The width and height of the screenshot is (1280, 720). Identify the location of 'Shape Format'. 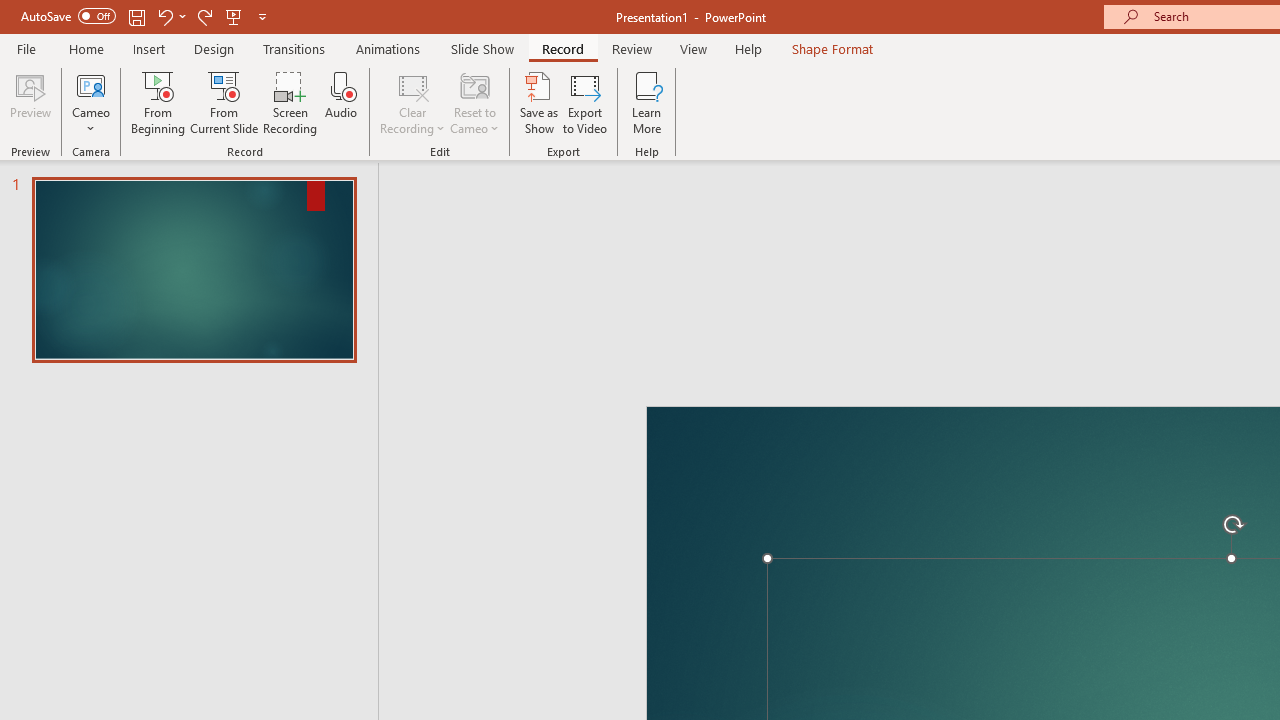
(832, 48).